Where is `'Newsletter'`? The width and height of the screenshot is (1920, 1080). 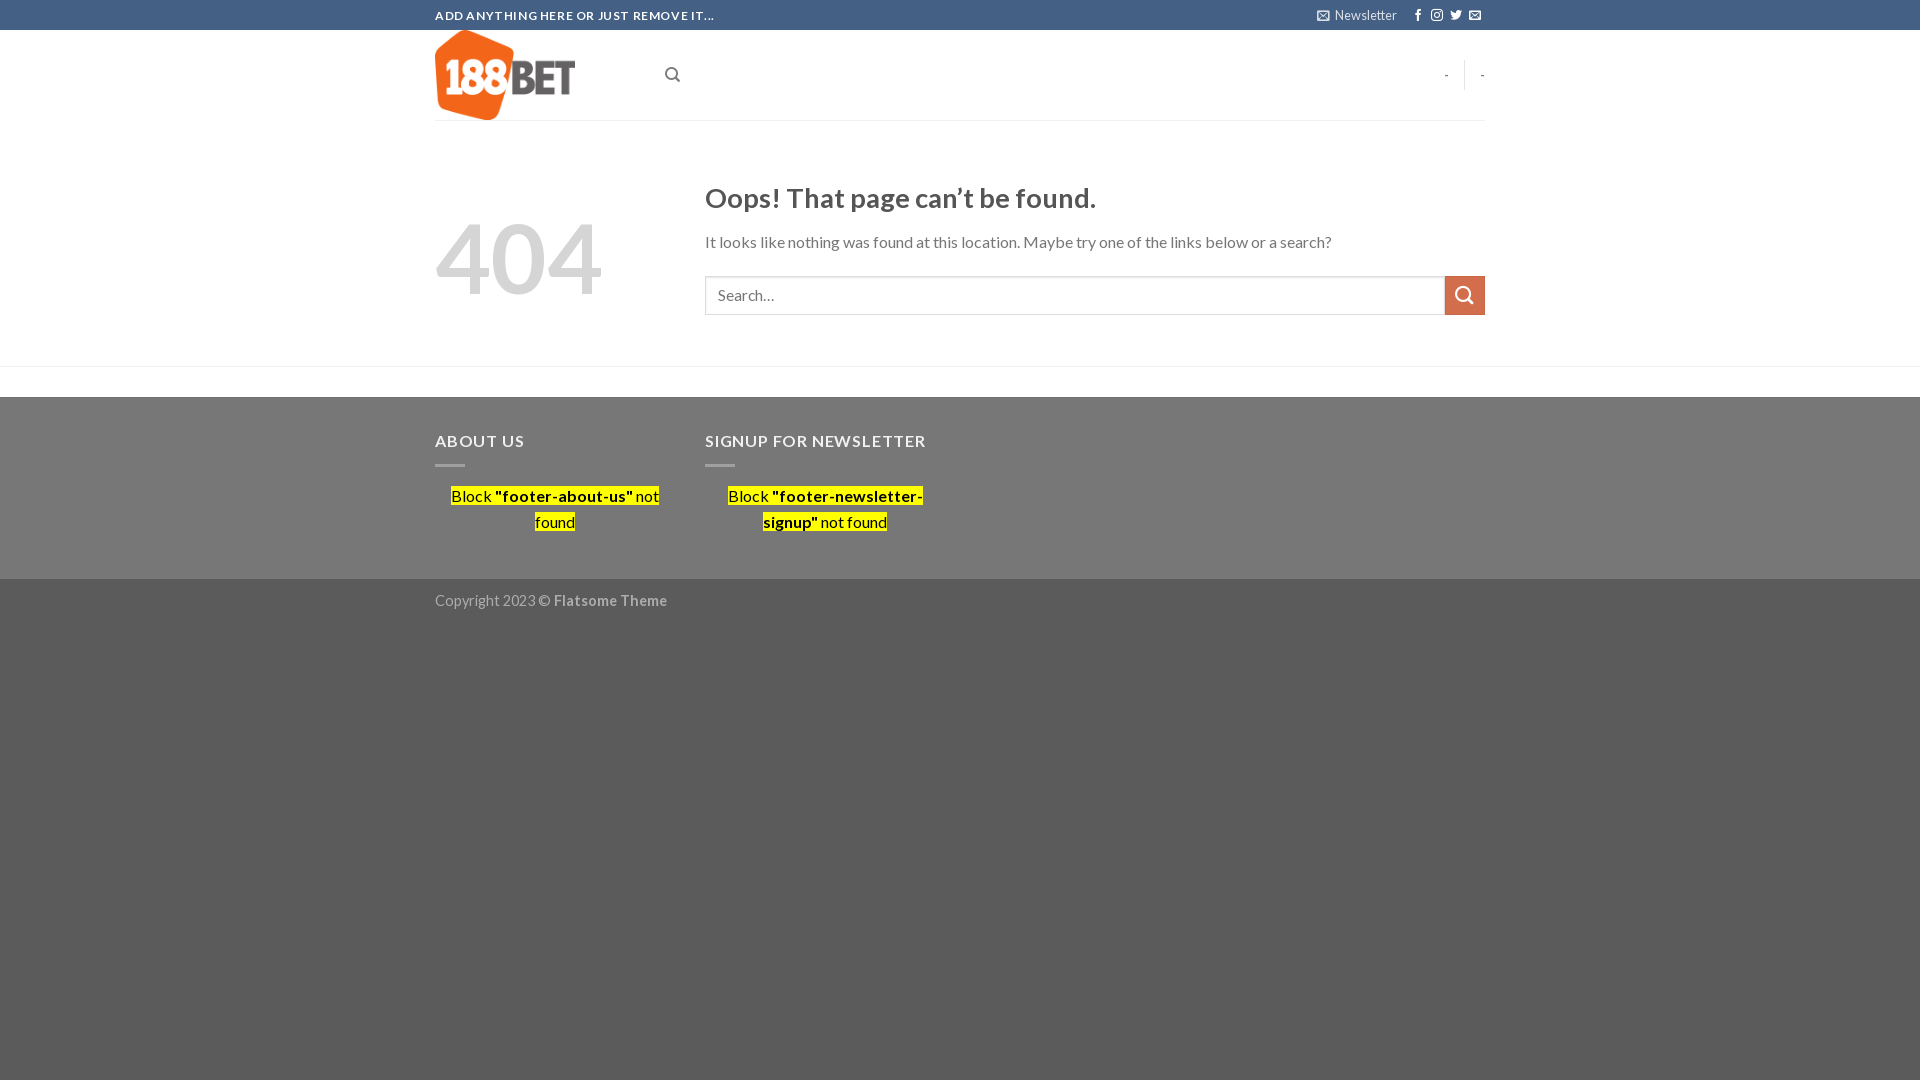 'Newsletter' is located at coordinates (1357, 15).